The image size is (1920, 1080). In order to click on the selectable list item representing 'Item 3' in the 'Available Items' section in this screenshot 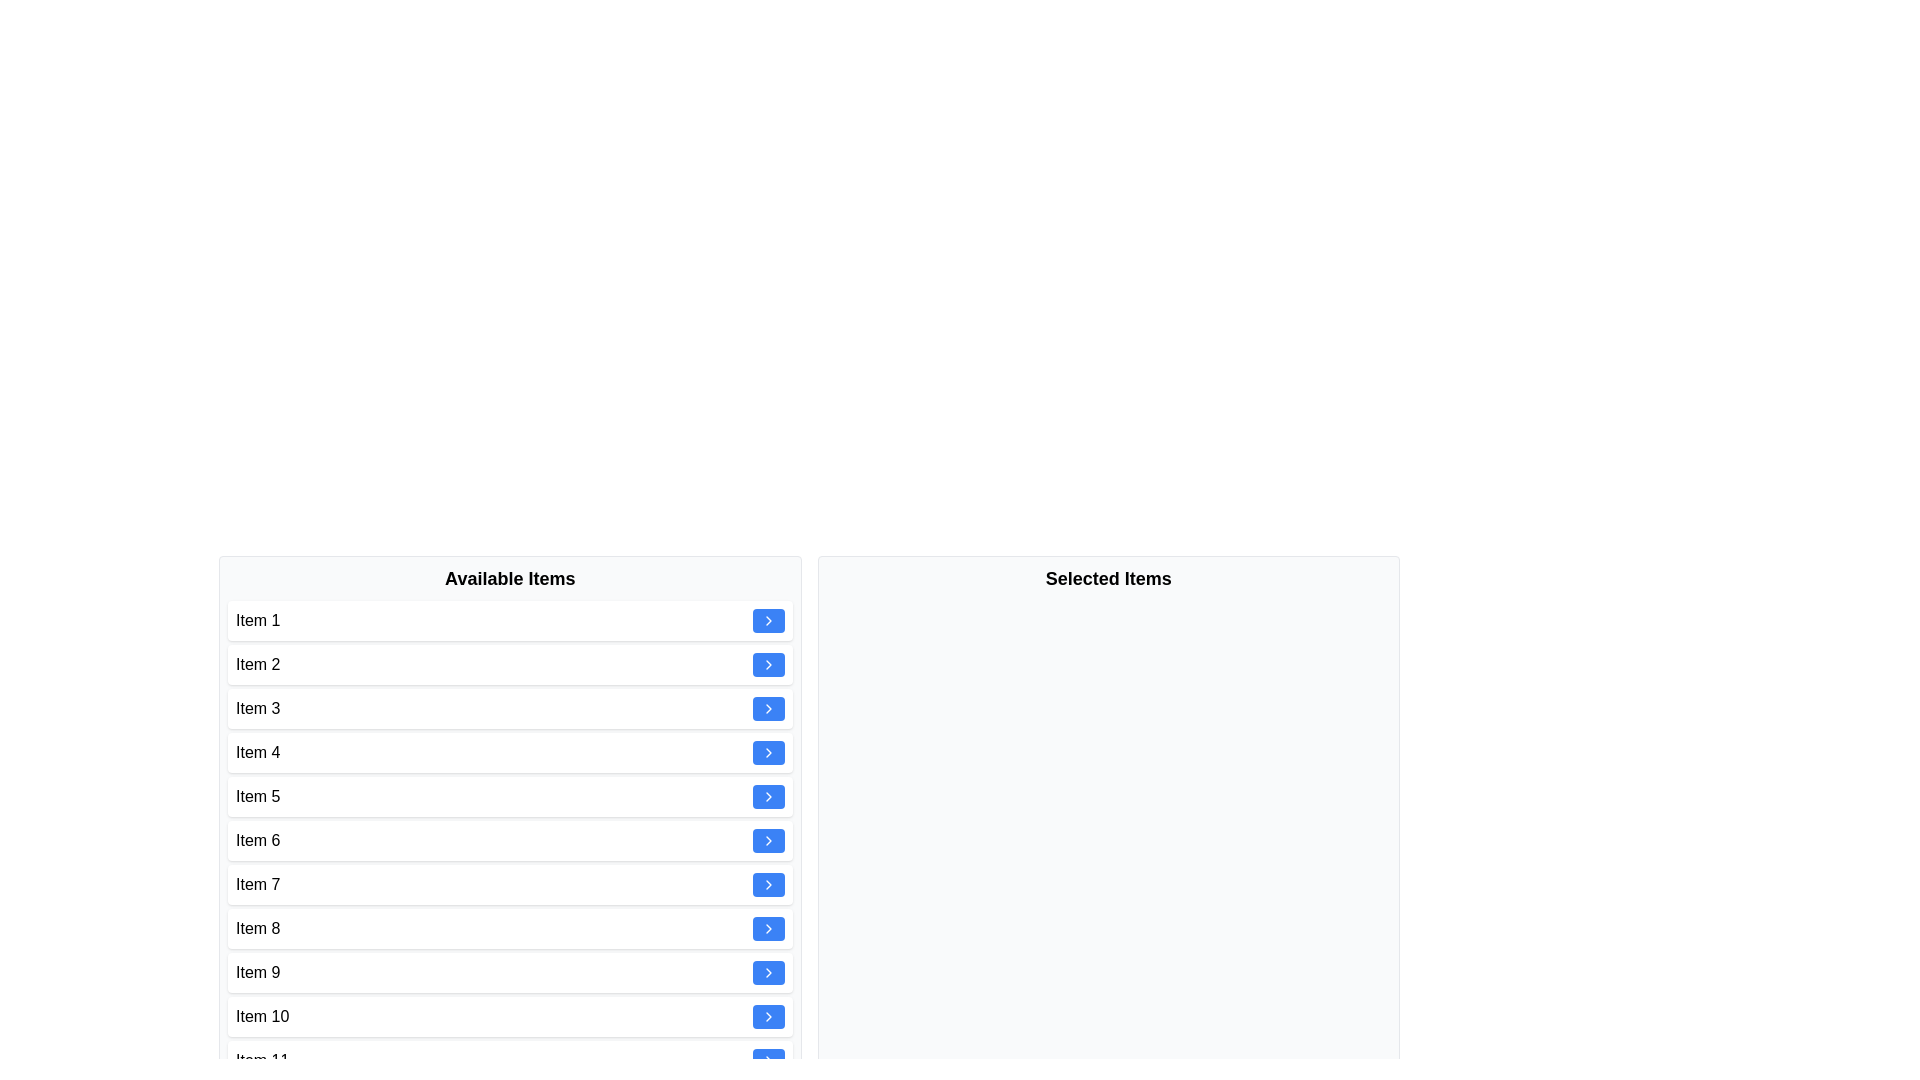, I will do `click(510, 708)`.